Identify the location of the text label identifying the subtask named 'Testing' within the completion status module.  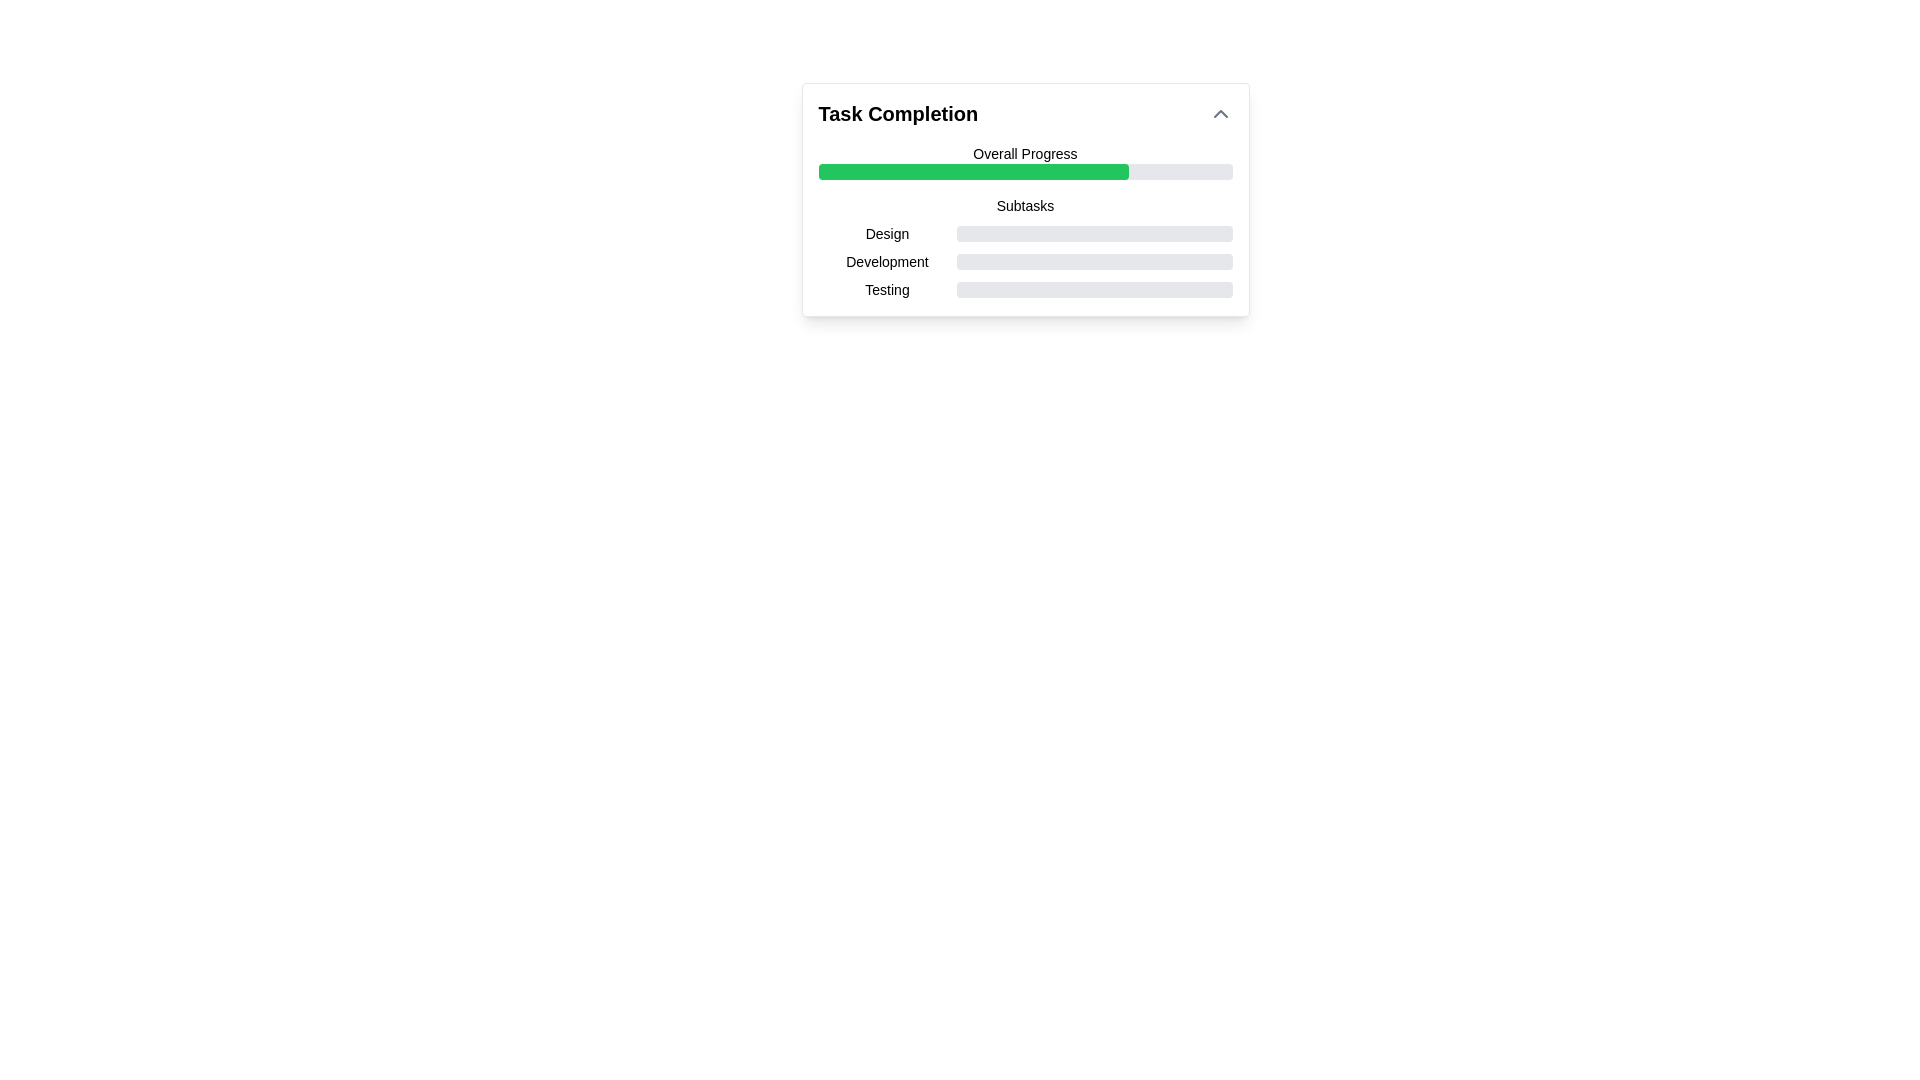
(886, 289).